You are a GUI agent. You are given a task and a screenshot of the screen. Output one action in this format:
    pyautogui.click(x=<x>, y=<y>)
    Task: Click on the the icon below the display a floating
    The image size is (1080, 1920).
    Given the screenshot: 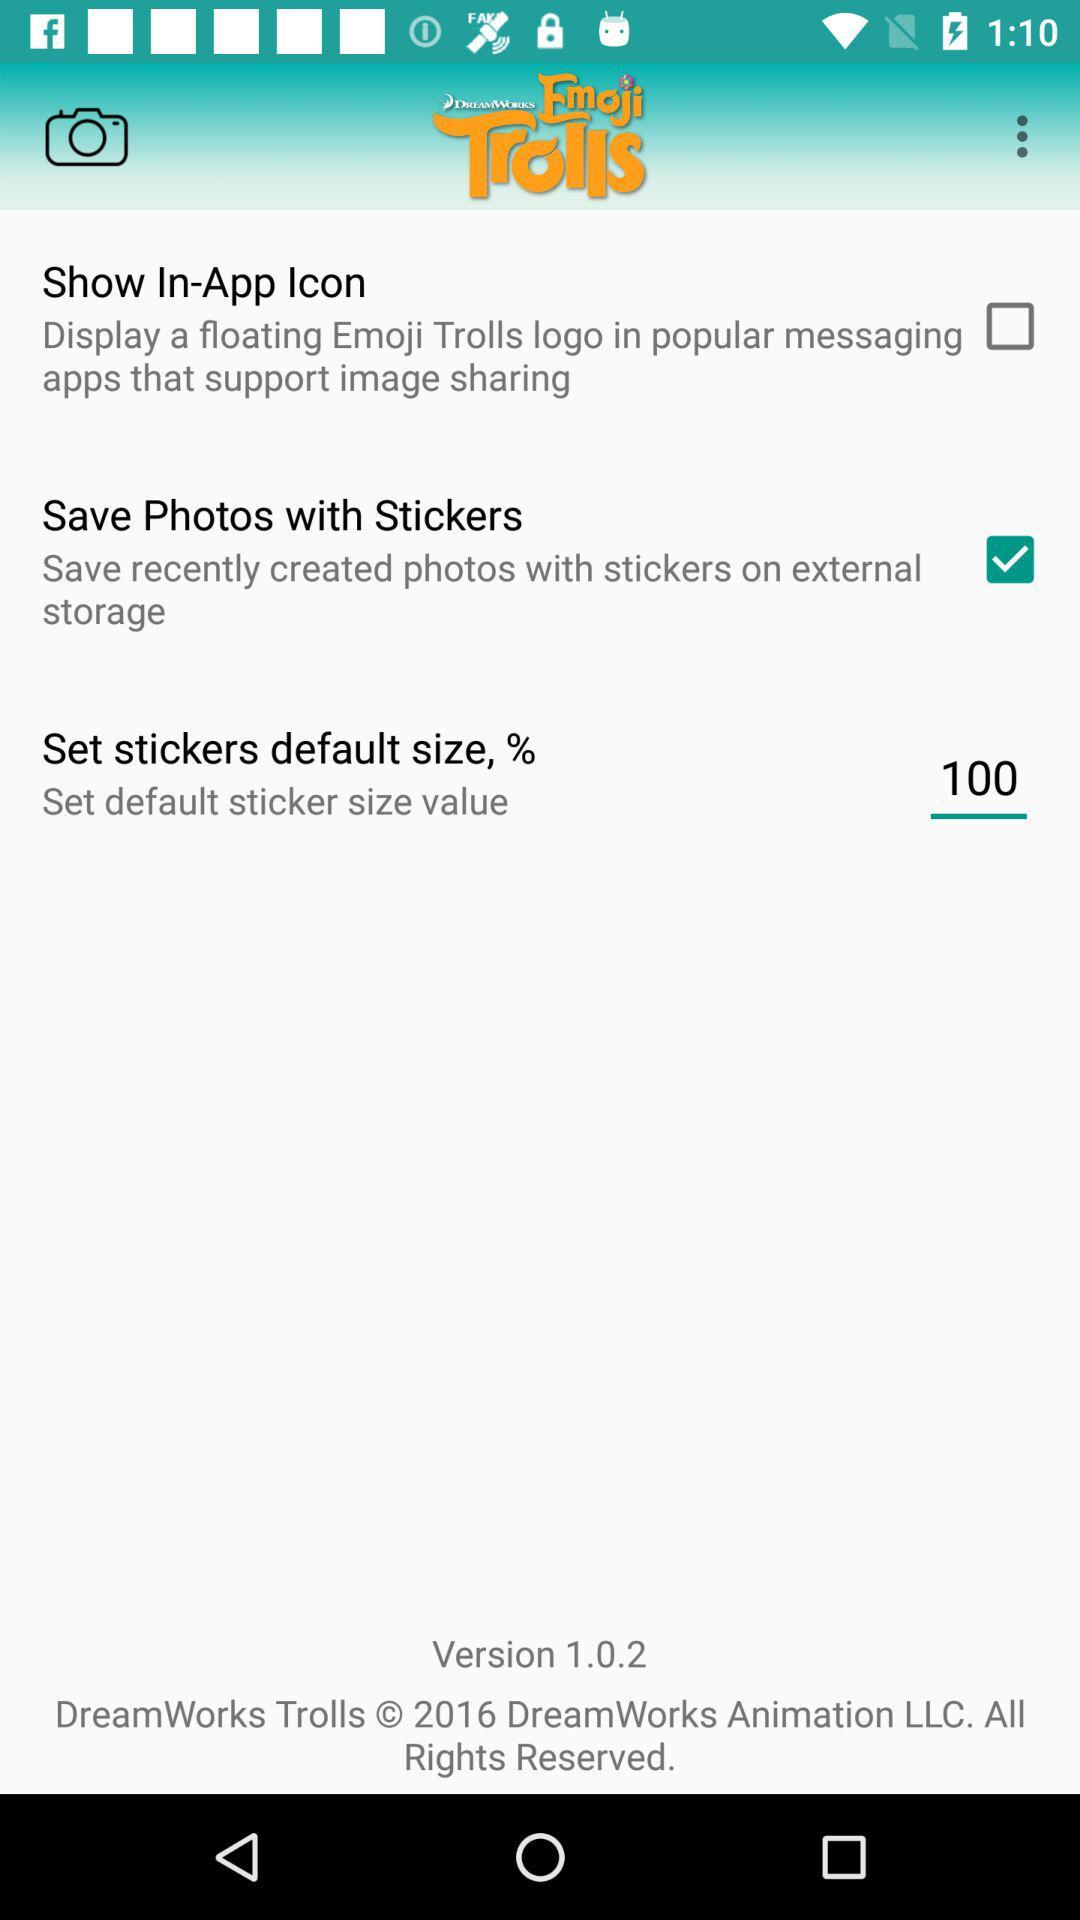 What is the action you would take?
    pyautogui.click(x=1003, y=559)
    